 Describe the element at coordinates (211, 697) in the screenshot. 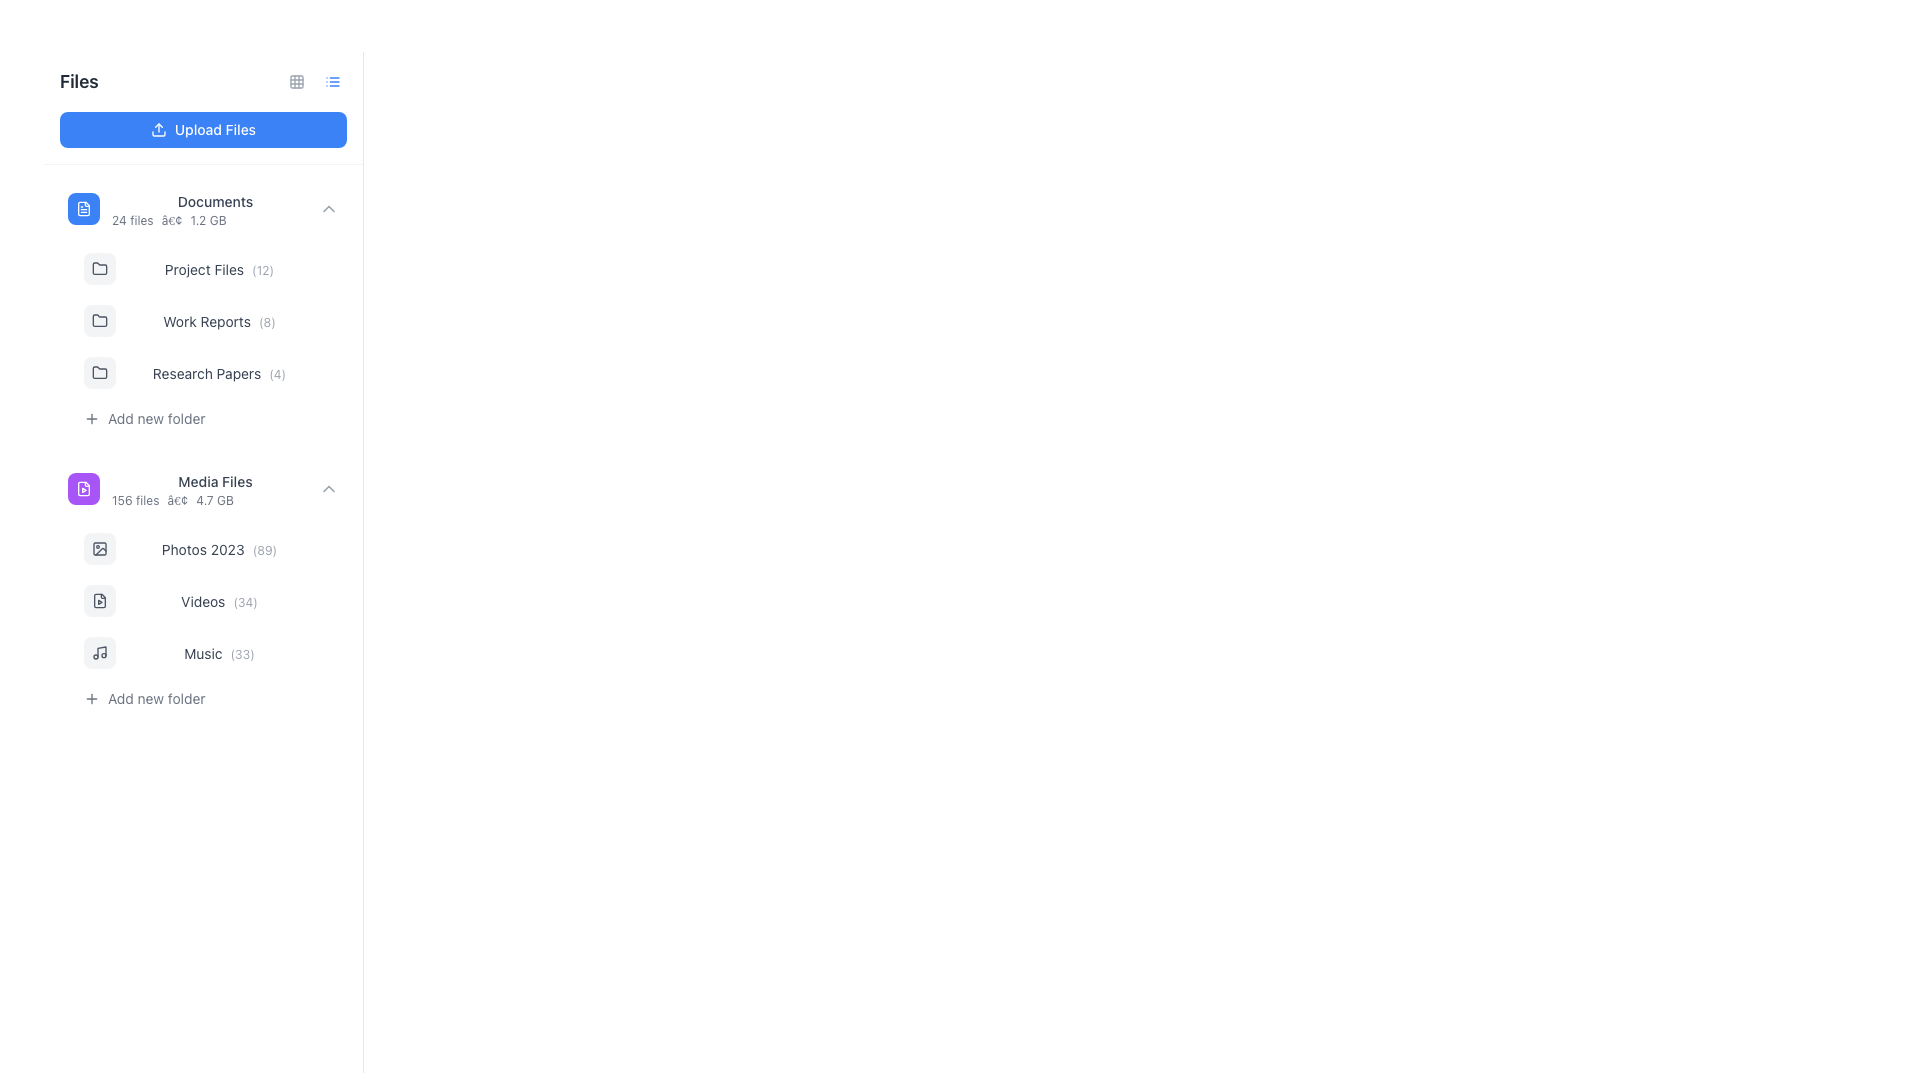

I see `the button located at the bottom of the 'Media Files' section to create a new folder` at that location.